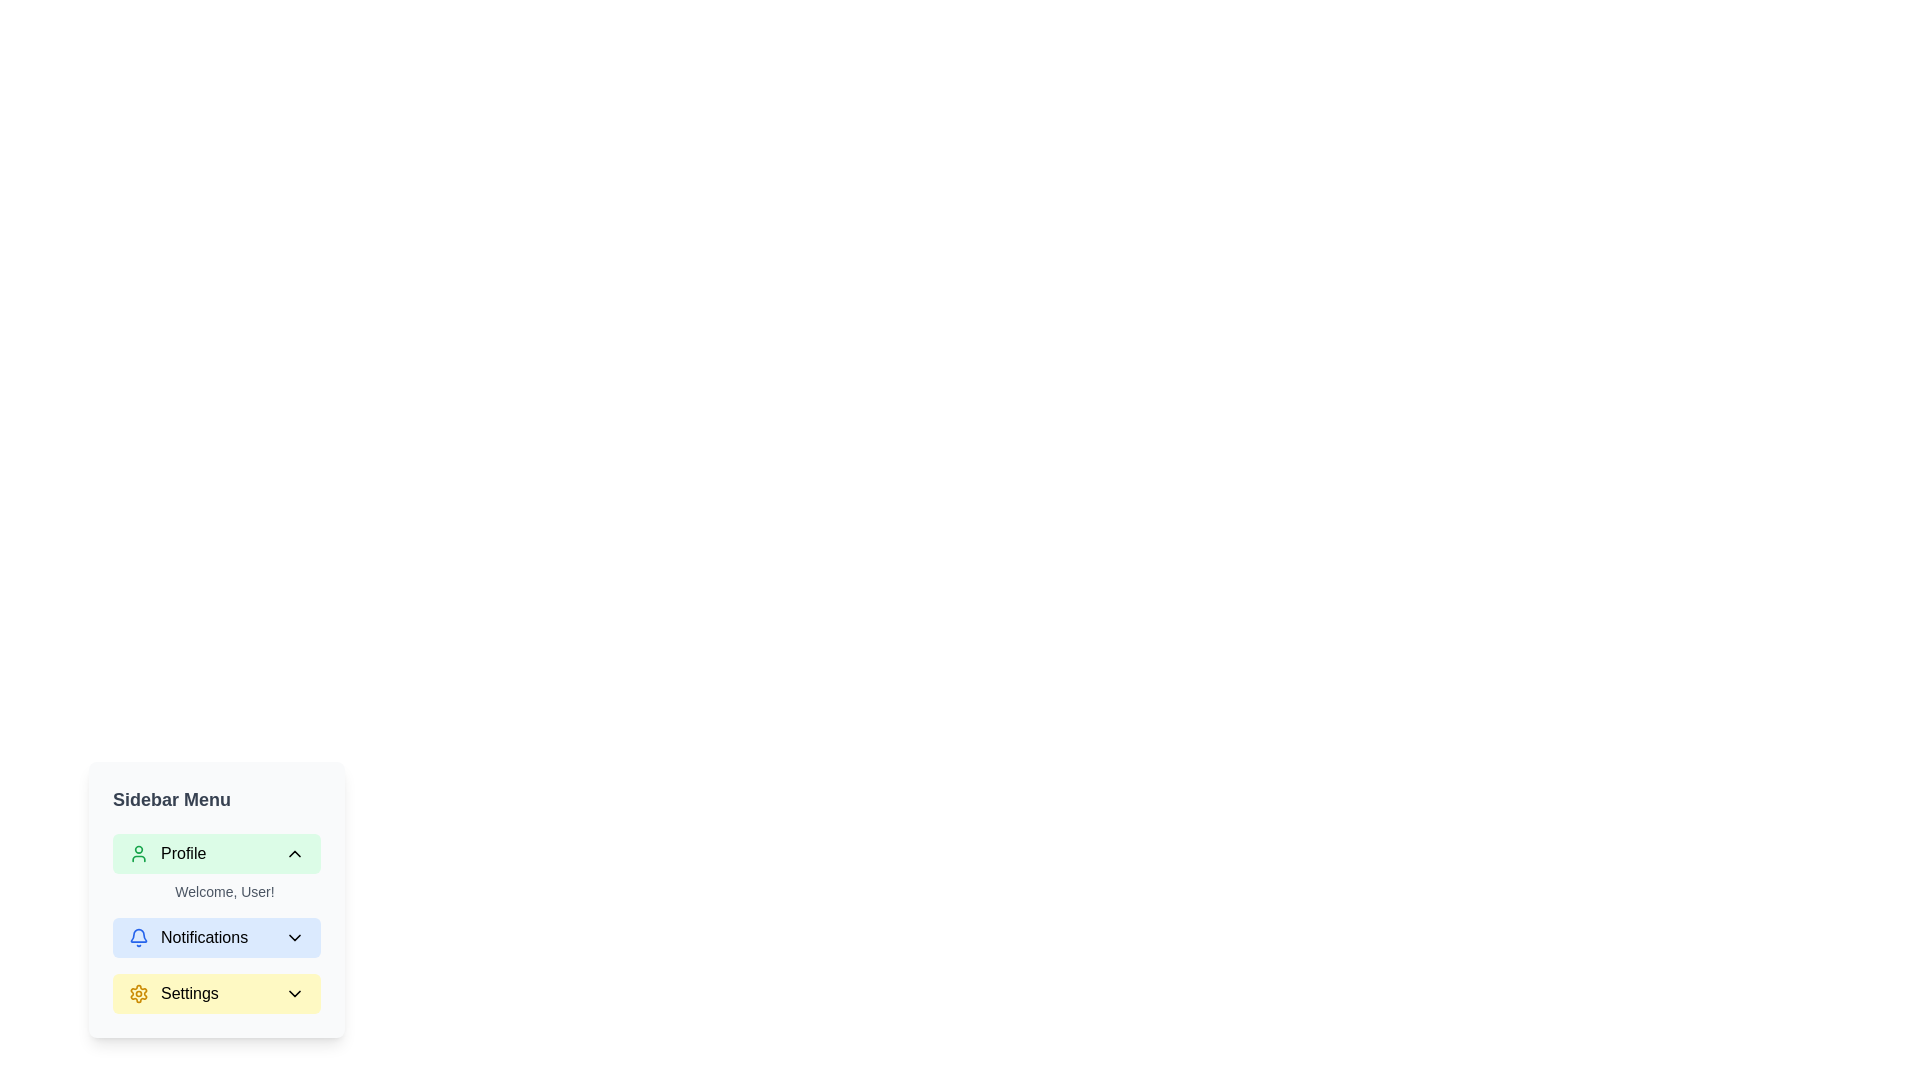  What do you see at coordinates (172, 798) in the screenshot?
I see `the 'Sidebar Menu' label, which is the first item in the vertical menu section styled with a bold gray font` at bounding box center [172, 798].